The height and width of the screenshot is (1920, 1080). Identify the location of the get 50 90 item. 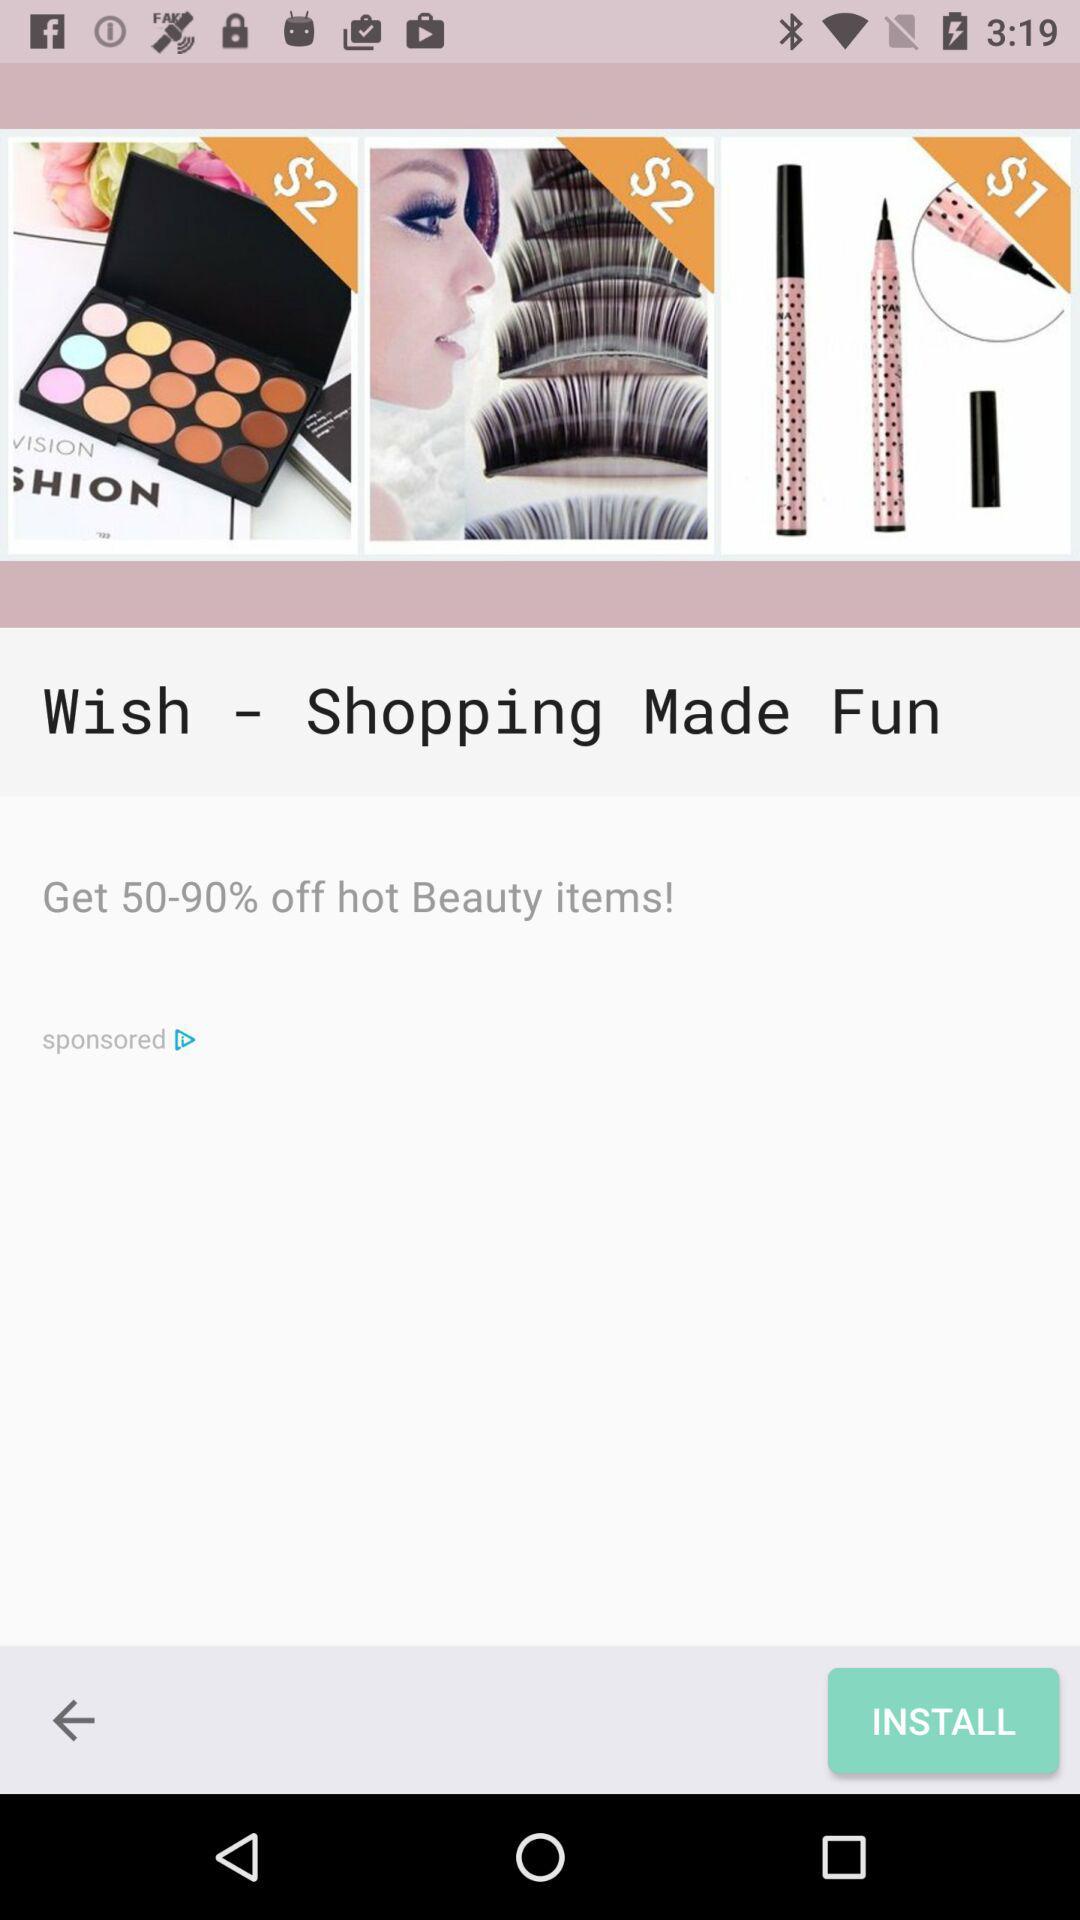
(357, 900).